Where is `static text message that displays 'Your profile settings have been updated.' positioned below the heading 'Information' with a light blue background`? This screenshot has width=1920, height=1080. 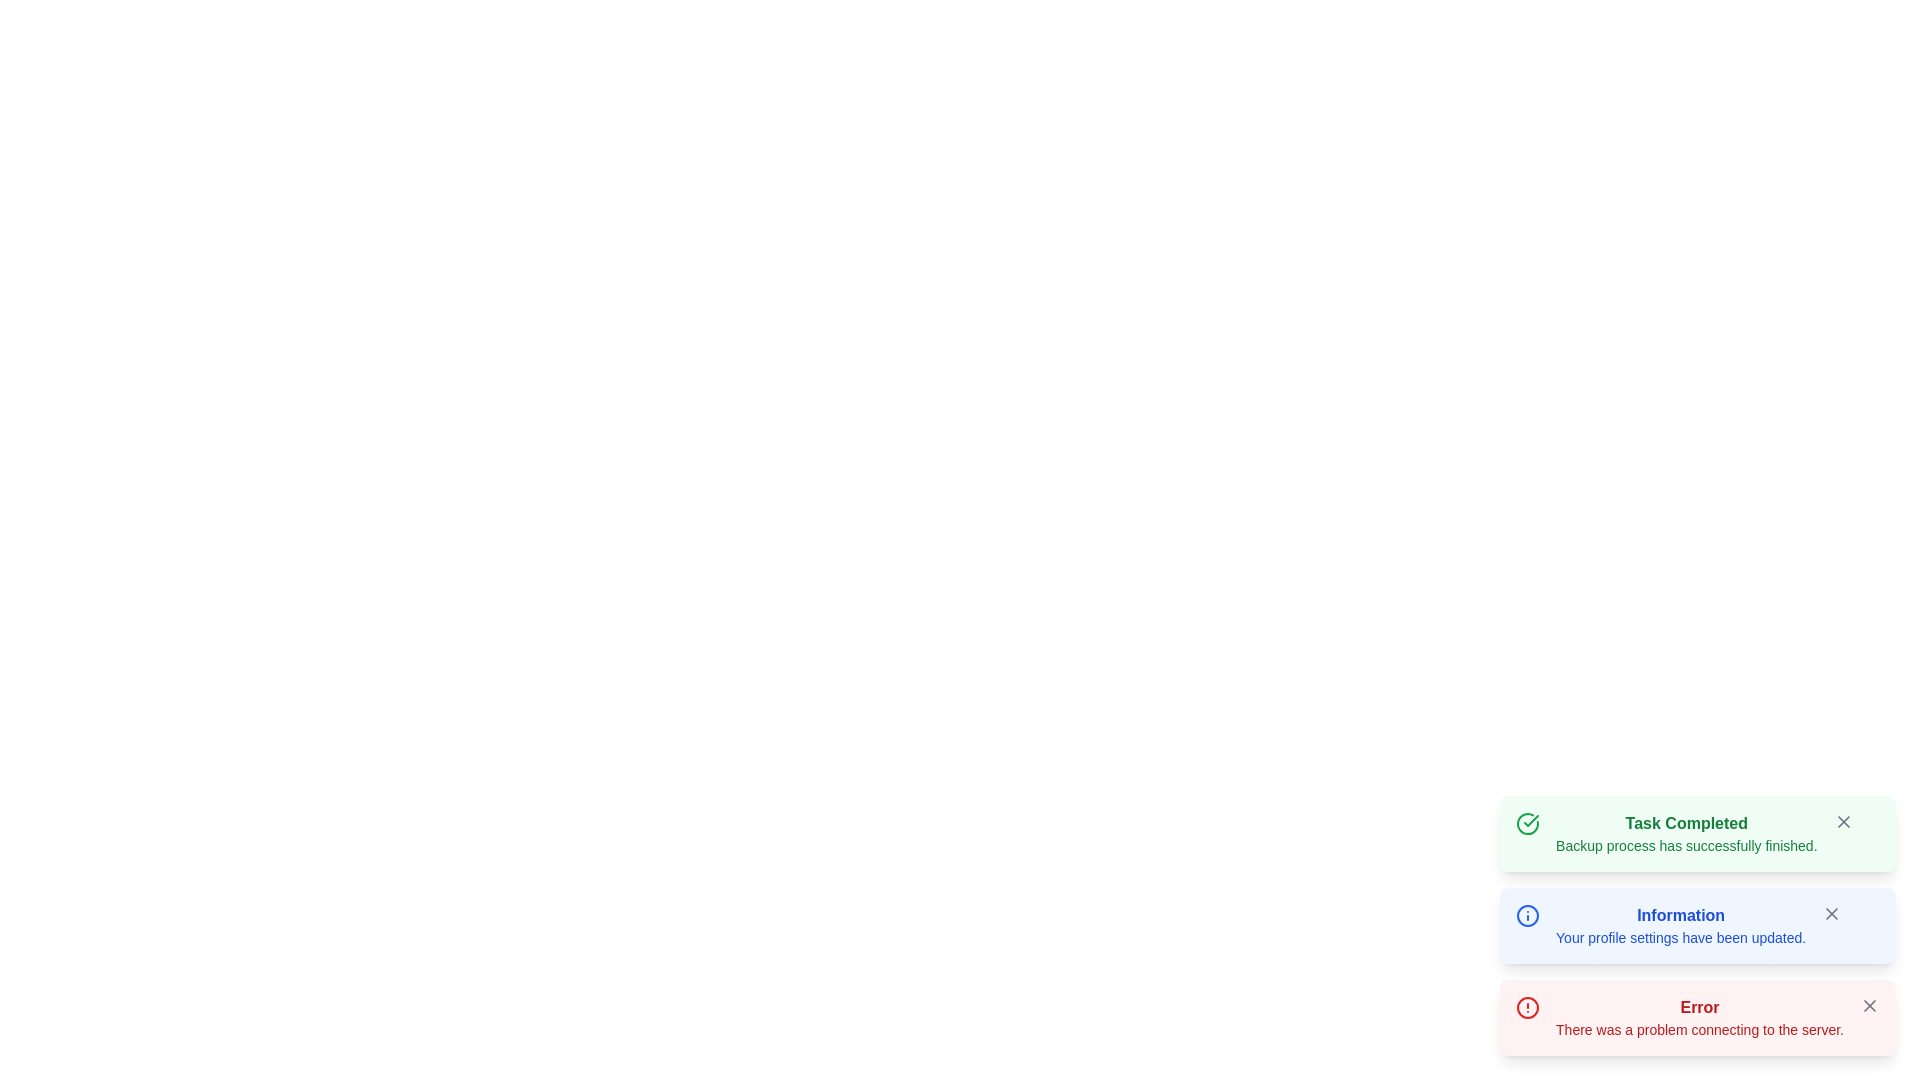 static text message that displays 'Your profile settings have been updated.' positioned below the heading 'Information' with a light blue background is located at coordinates (1680, 937).